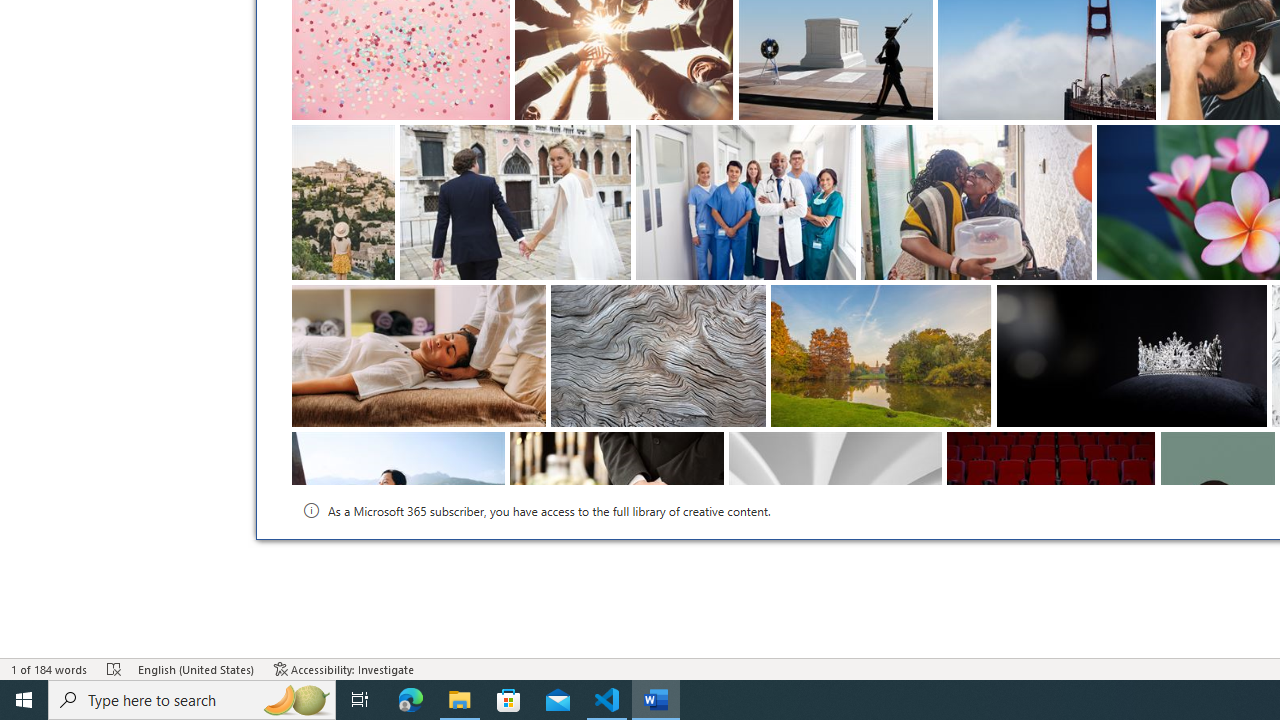  I want to click on 'Language English (United States)', so click(196, 669).